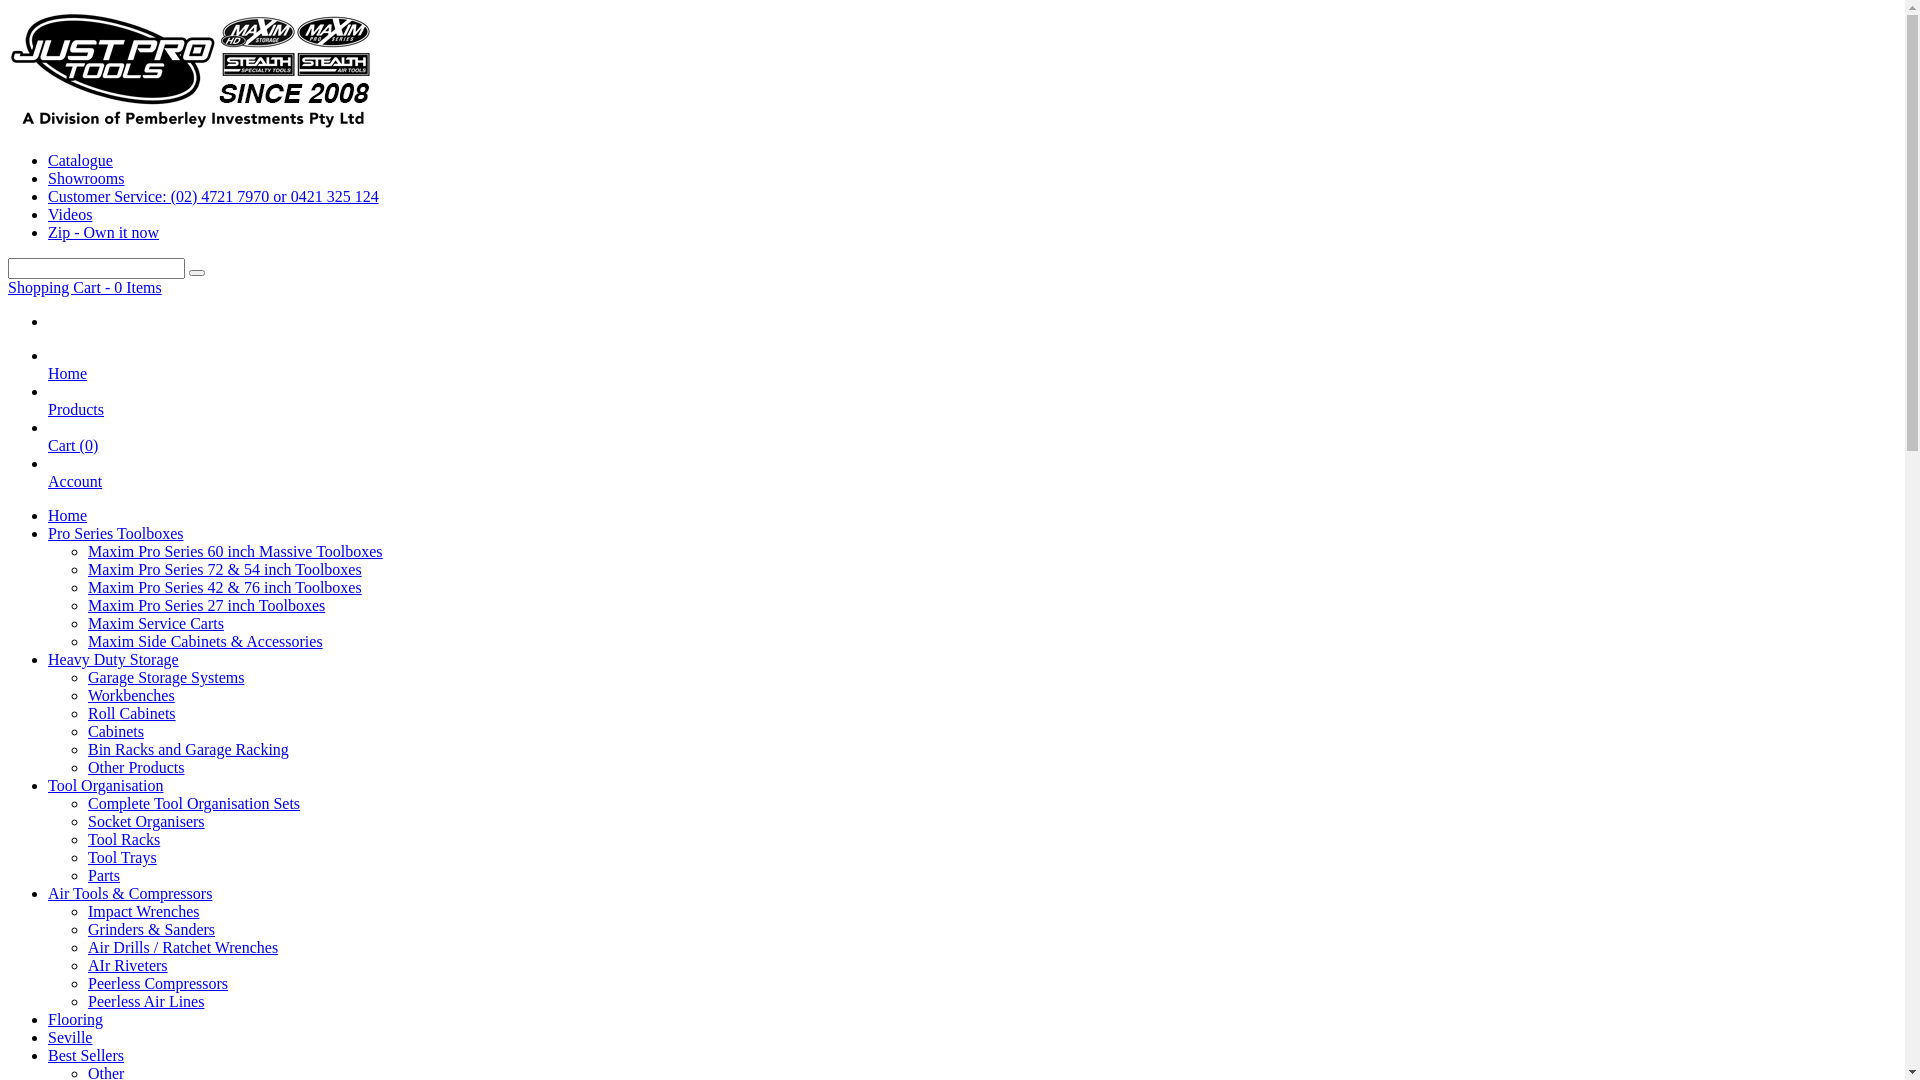 This screenshot has width=1920, height=1080. What do you see at coordinates (80, 159) in the screenshot?
I see `'Catalogue'` at bounding box center [80, 159].